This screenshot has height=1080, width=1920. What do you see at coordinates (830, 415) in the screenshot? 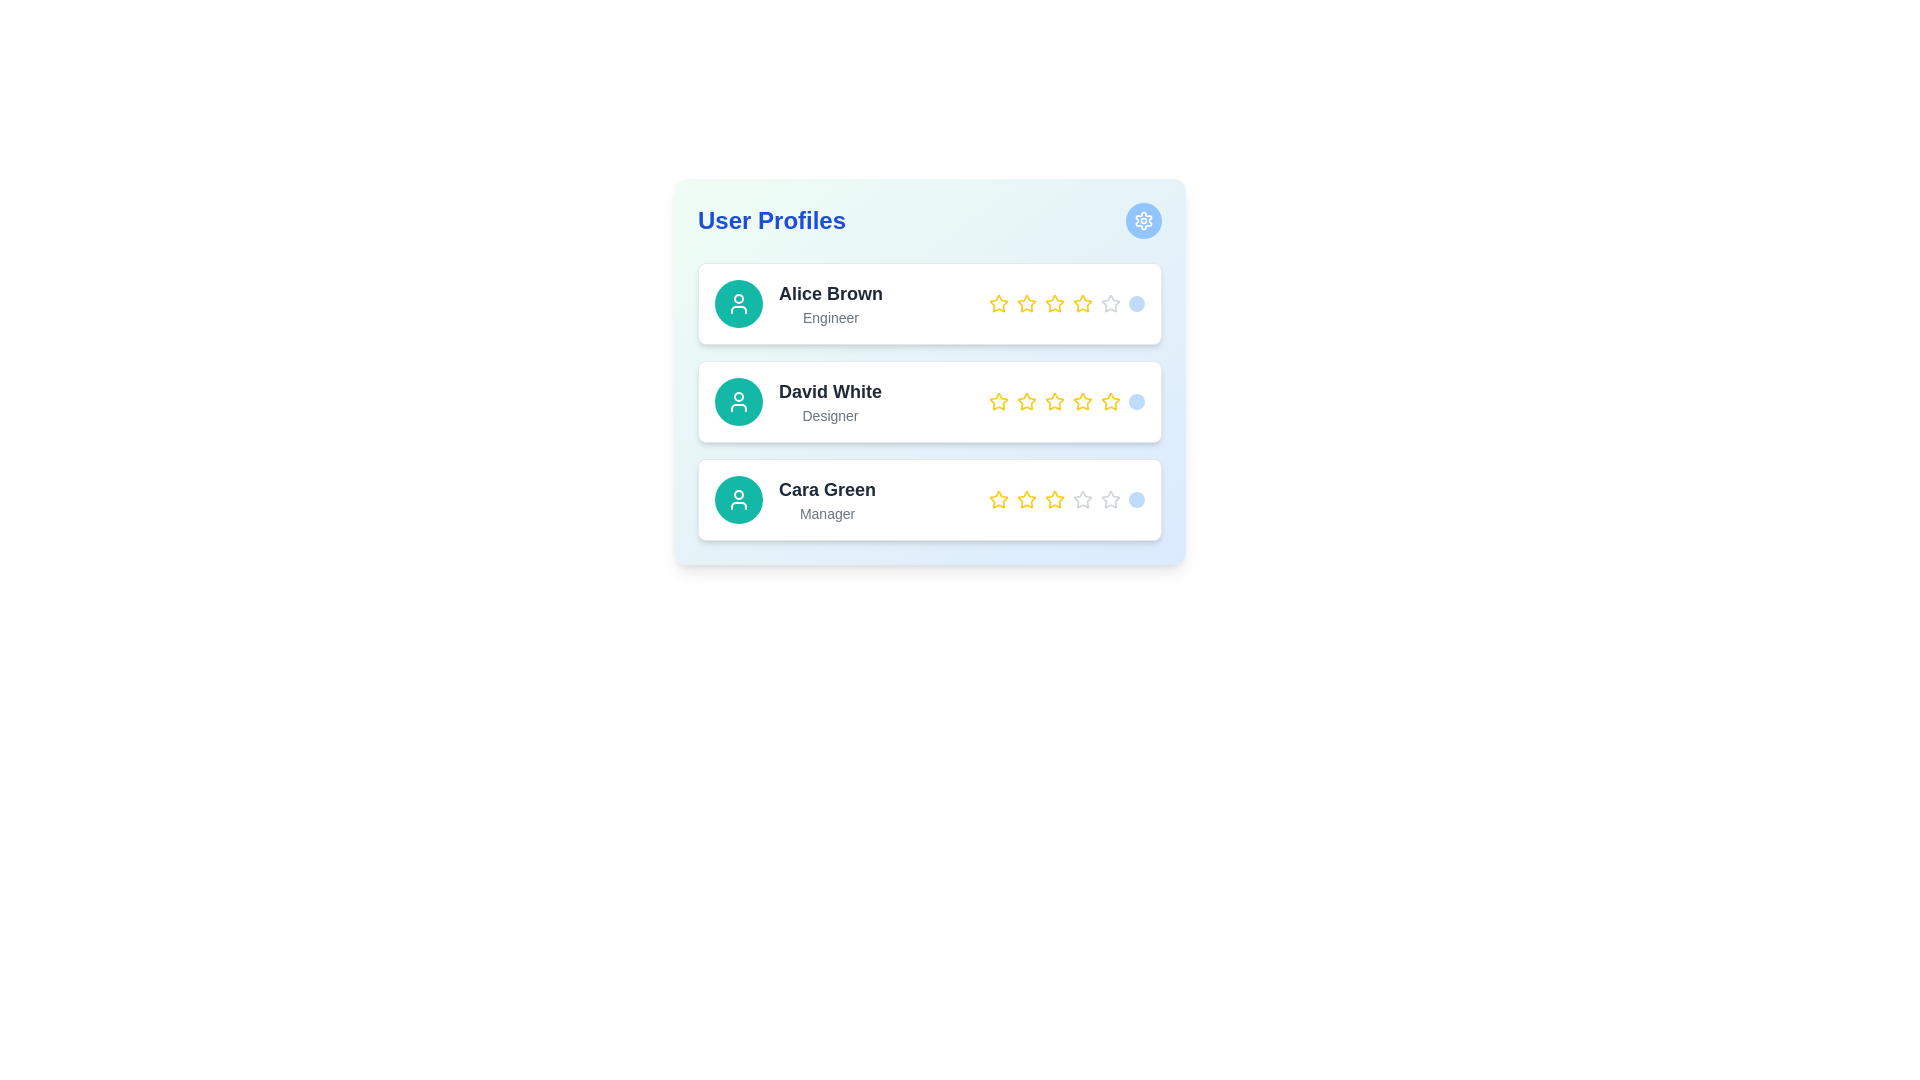
I see `the static label displaying the job title or role of 'David White' in the 'User Profiles' list, located below the name and above the rating stars` at bounding box center [830, 415].